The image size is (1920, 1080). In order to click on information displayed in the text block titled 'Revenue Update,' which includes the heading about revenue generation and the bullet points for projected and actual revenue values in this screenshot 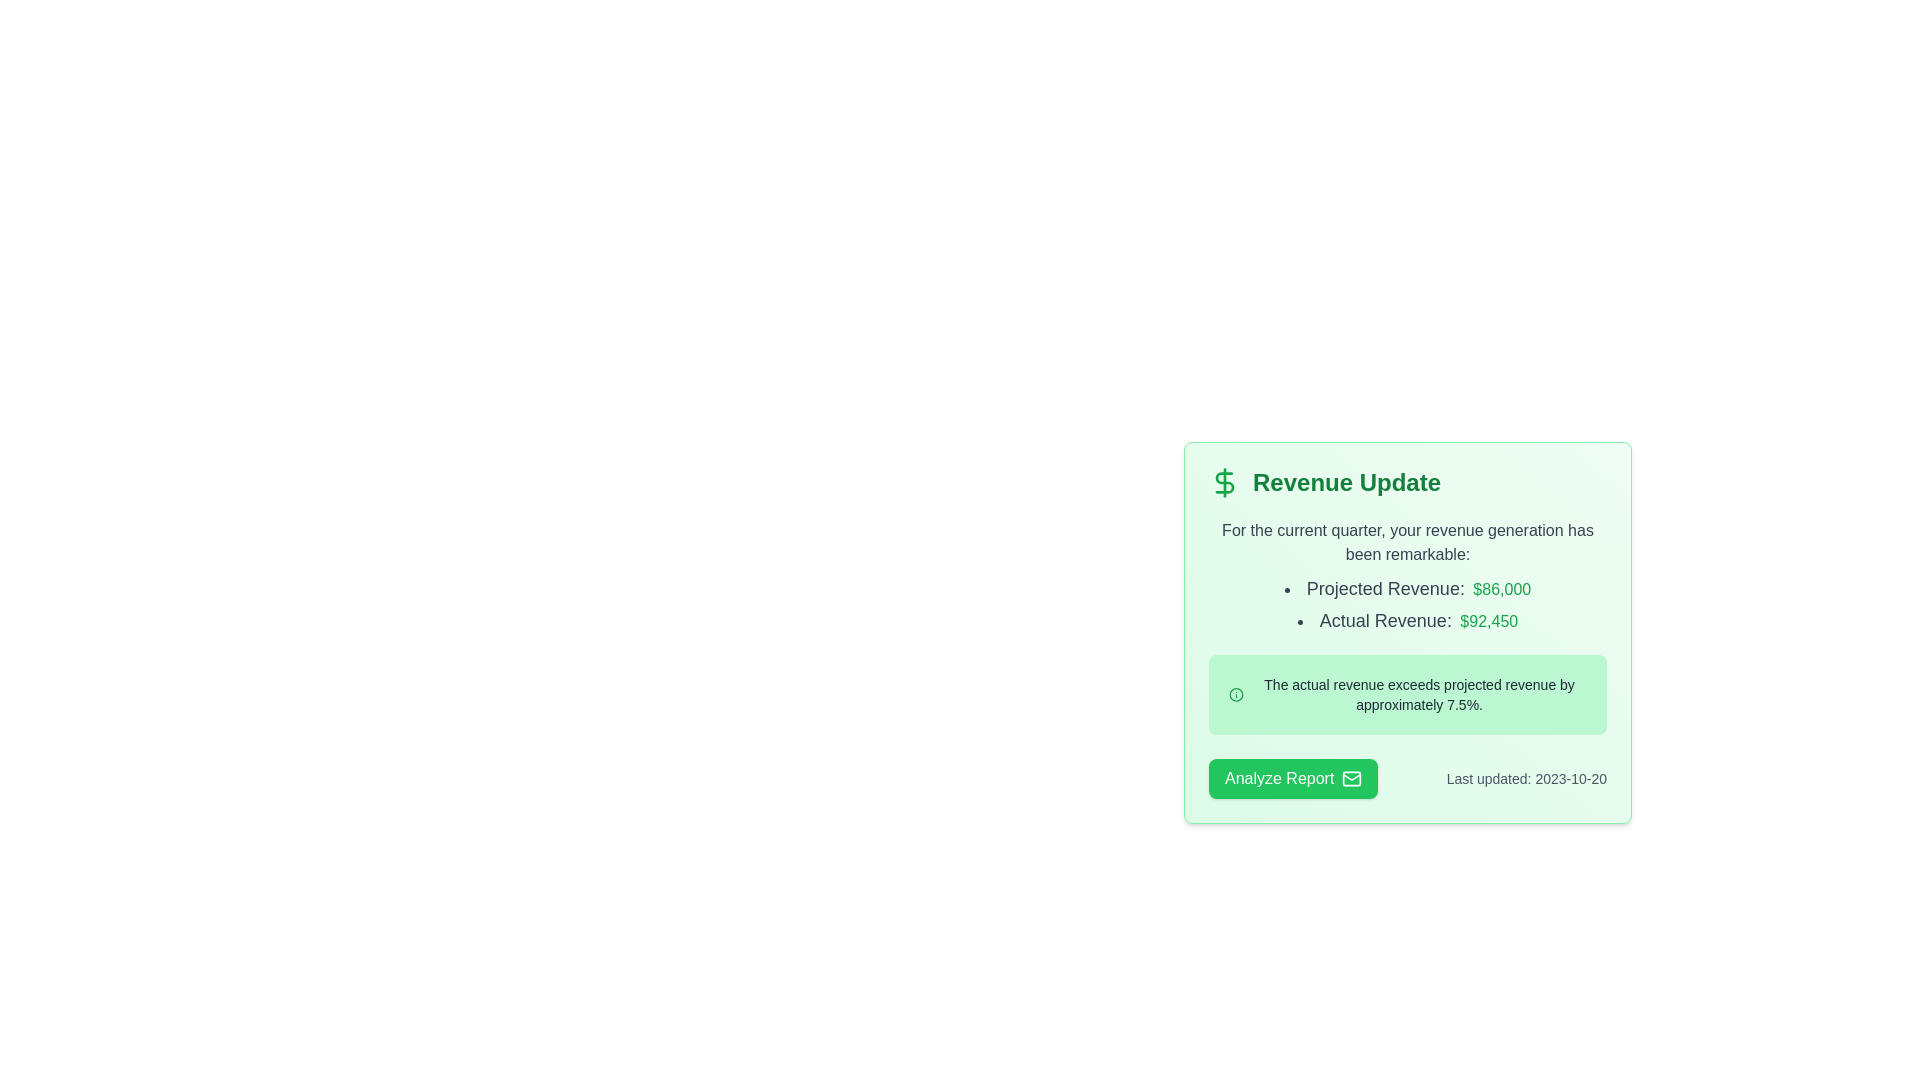, I will do `click(1406, 577)`.